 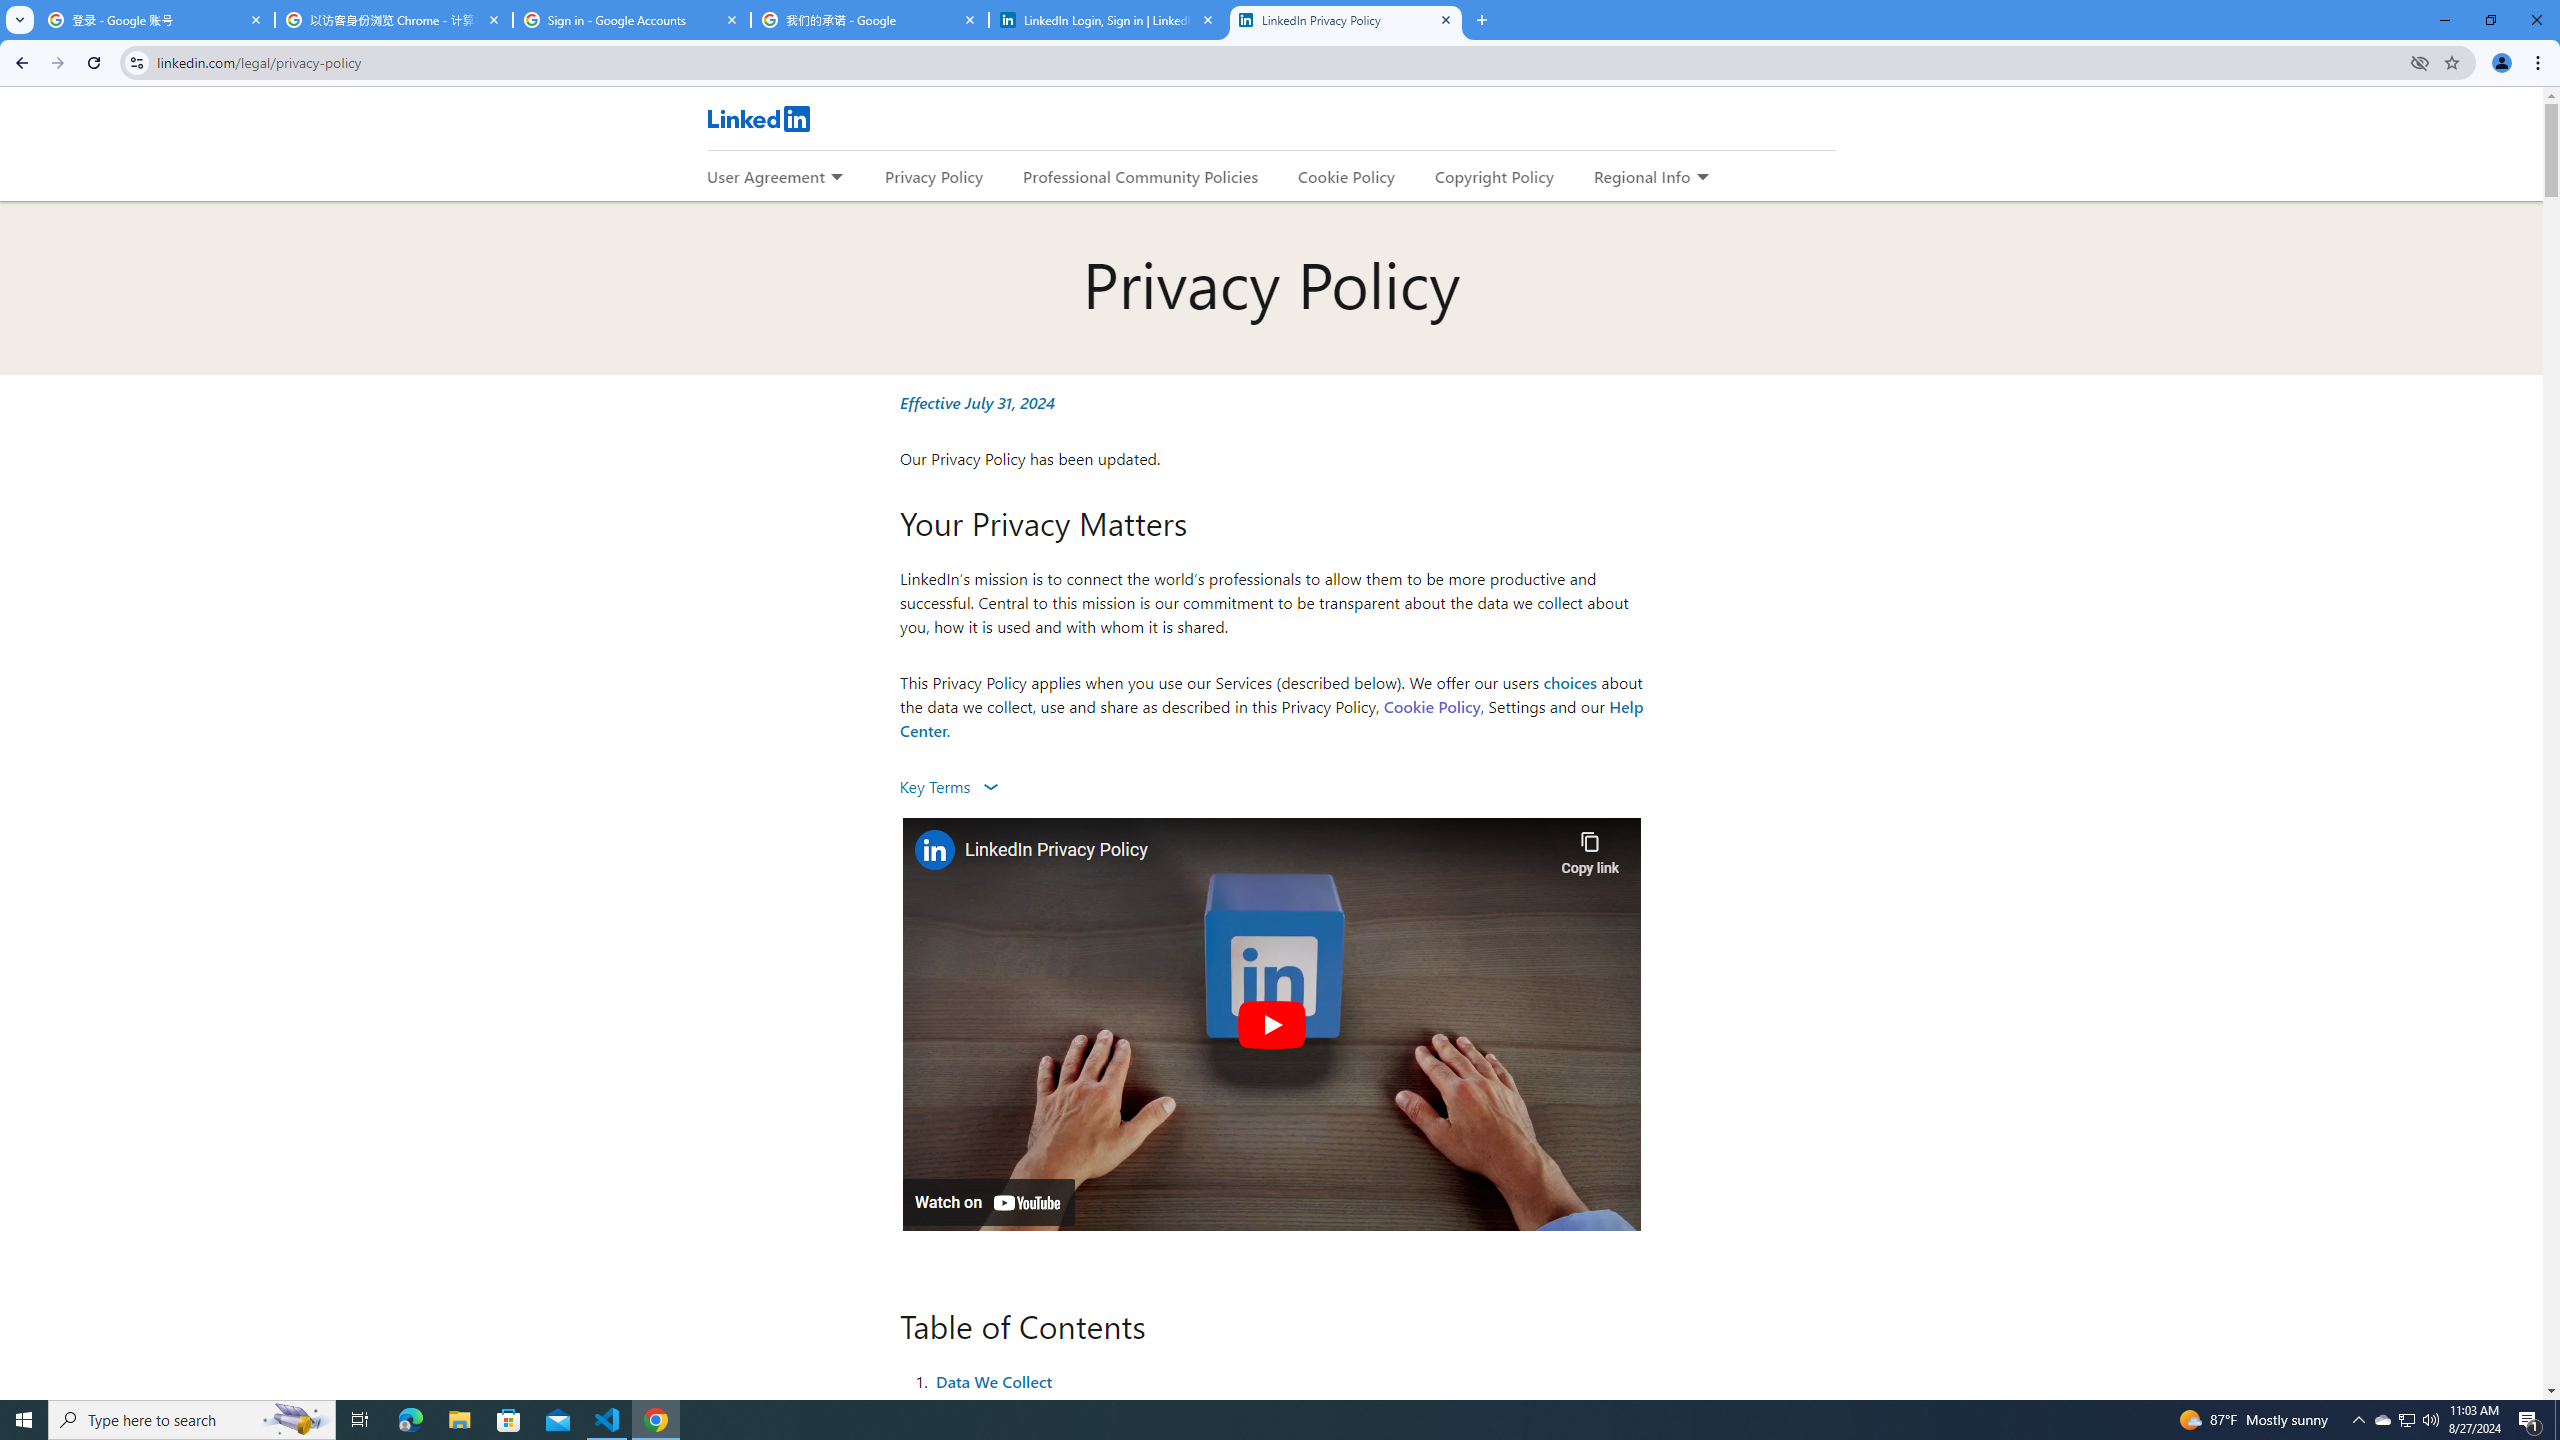 What do you see at coordinates (947, 785) in the screenshot?
I see `'Key Terms '` at bounding box center [947, 785].